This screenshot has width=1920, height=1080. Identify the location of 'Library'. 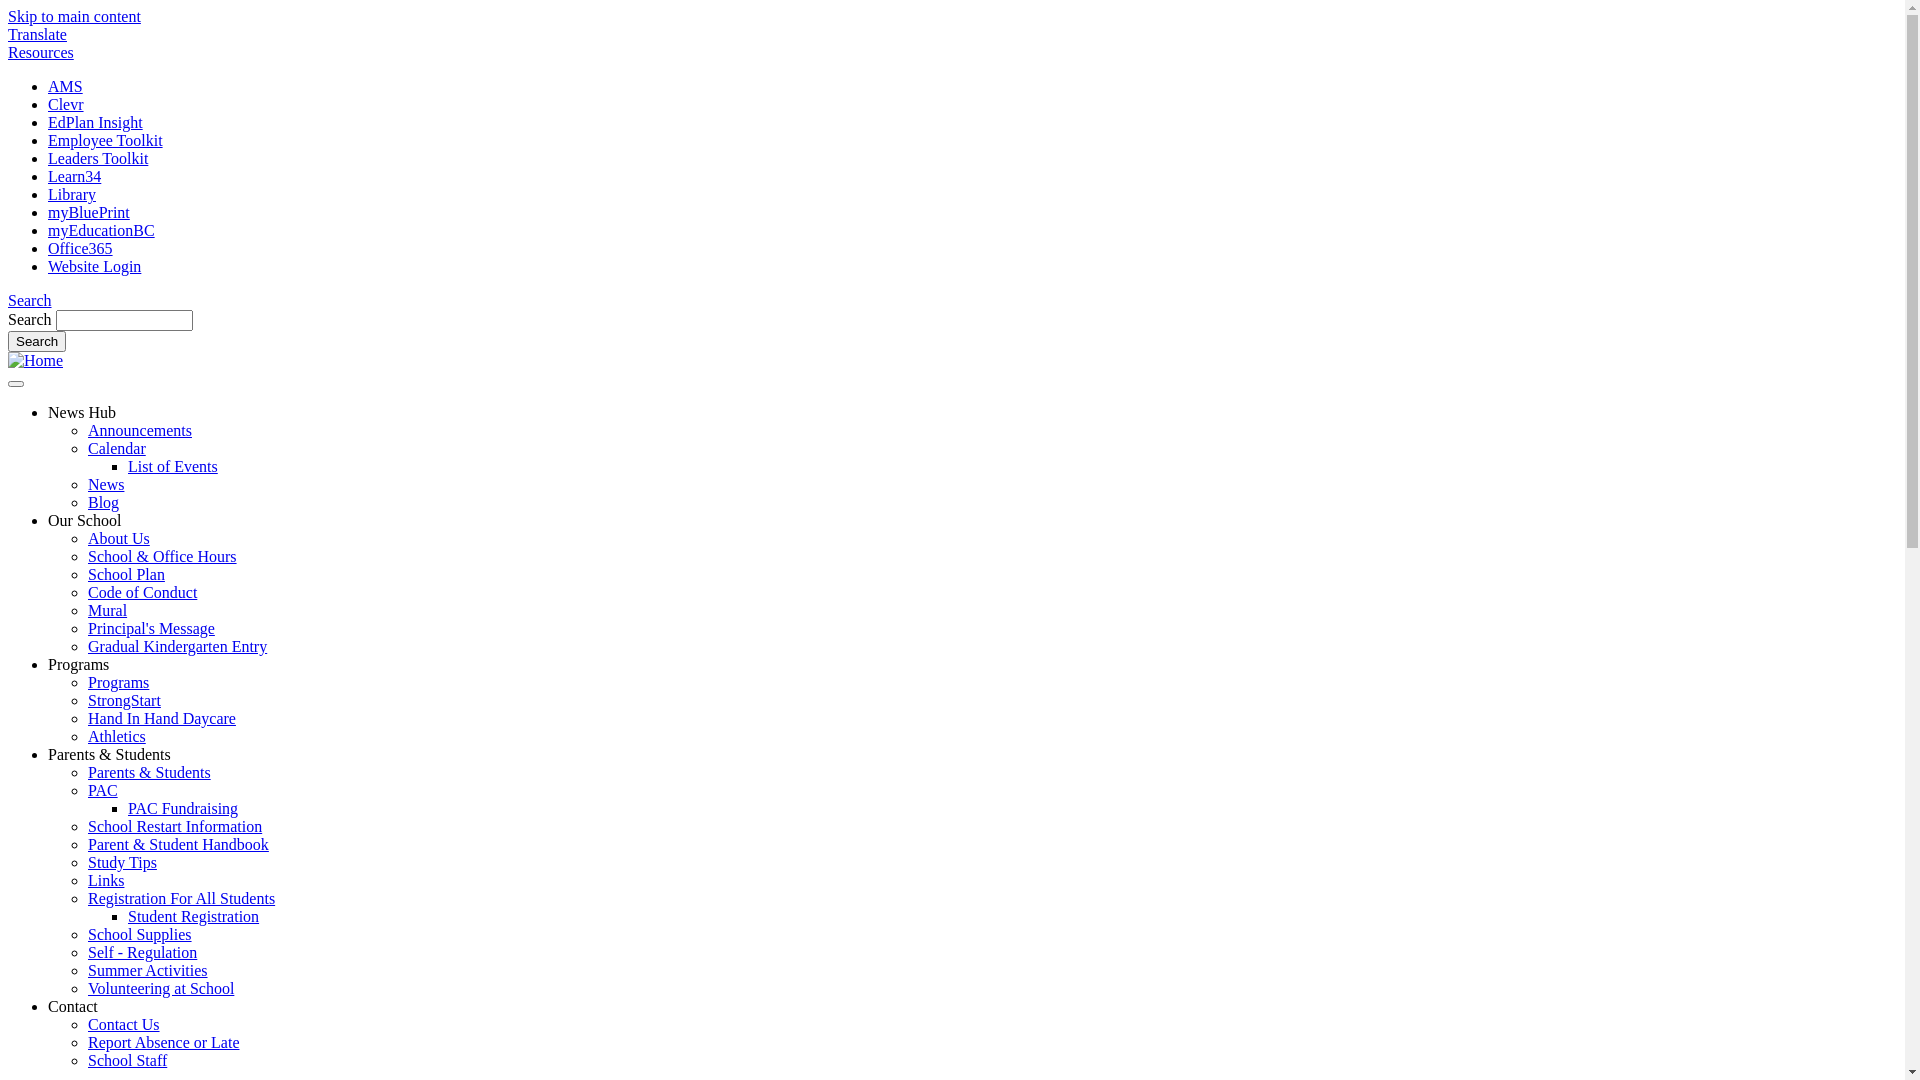
(72, 194).